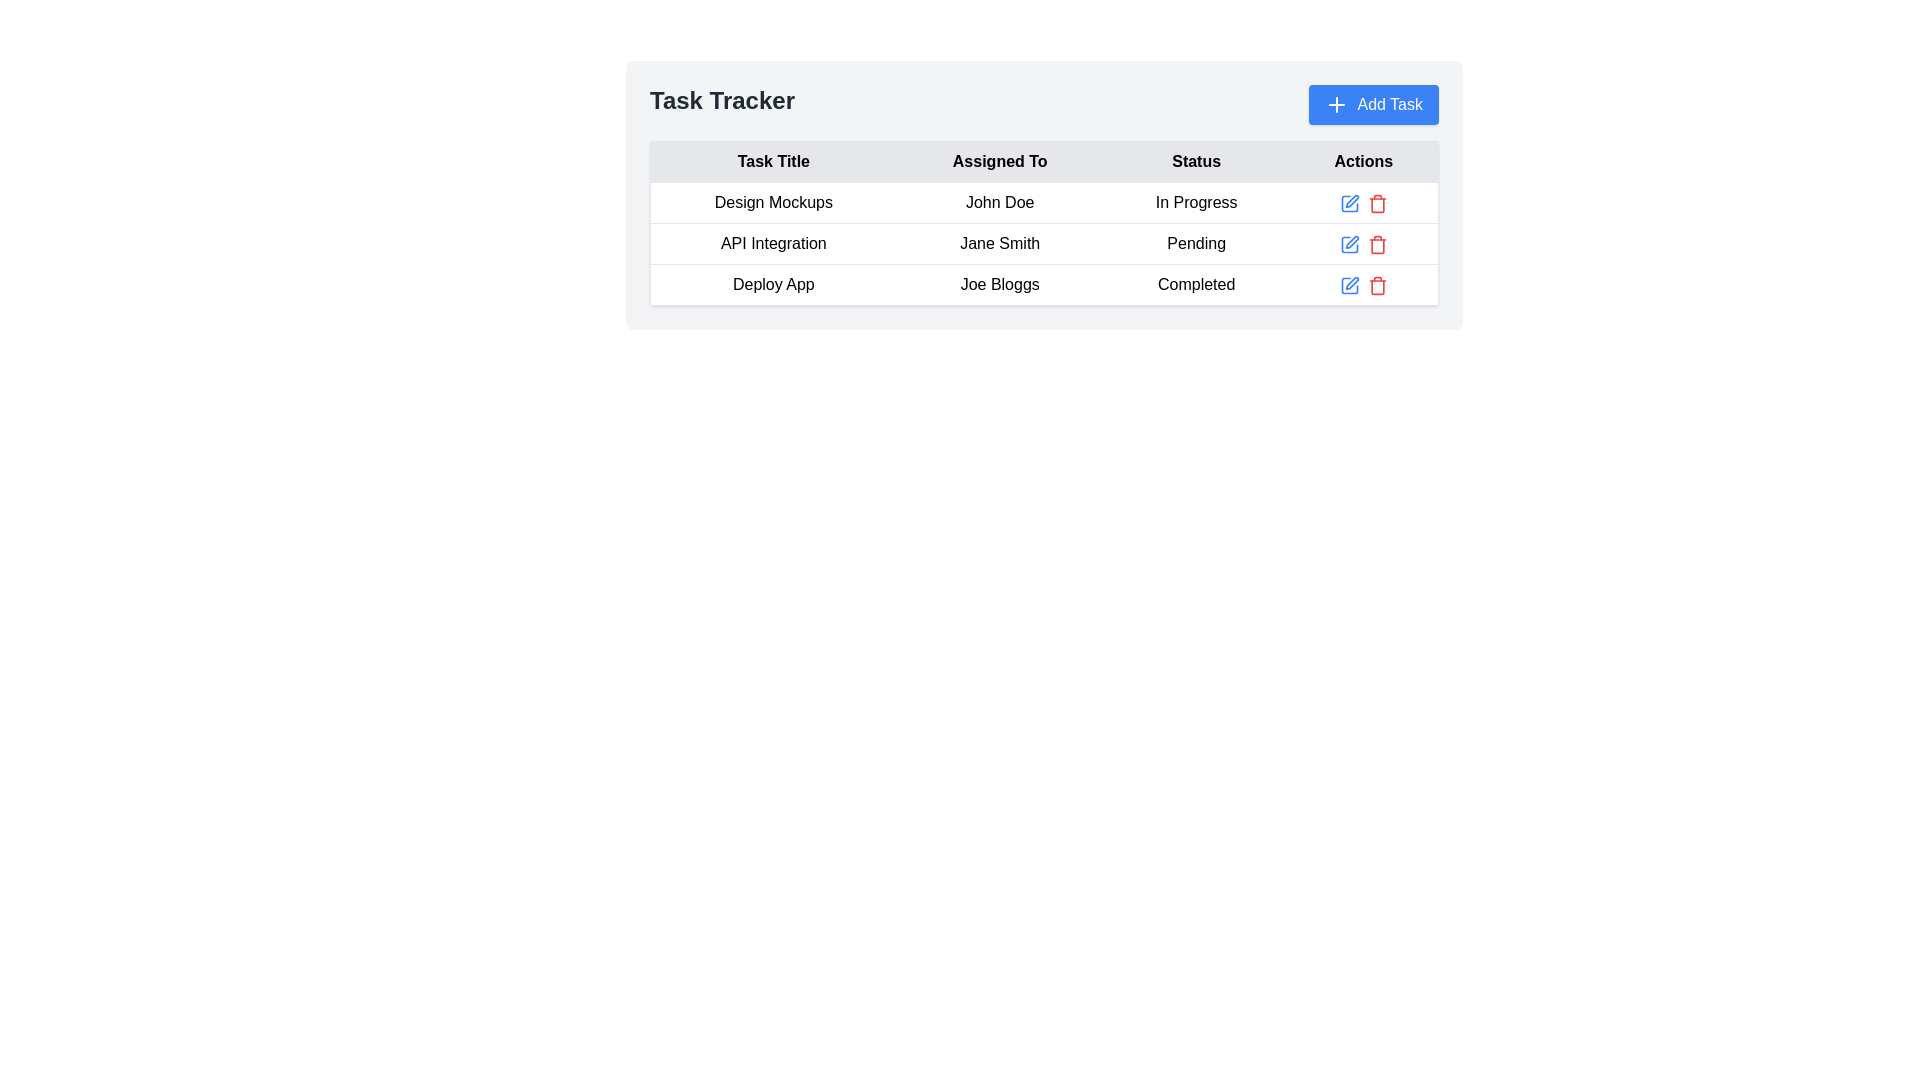 The image size is (1920, 1080). Describe the element at coordinates (1337, 104) in the screenshot. I see `the plus sign icon, which is styled in a minimalist design with a white stroke on a blue background, located to the left of the 'Add Task' label inside the blue 'Add Task' button` at that location.